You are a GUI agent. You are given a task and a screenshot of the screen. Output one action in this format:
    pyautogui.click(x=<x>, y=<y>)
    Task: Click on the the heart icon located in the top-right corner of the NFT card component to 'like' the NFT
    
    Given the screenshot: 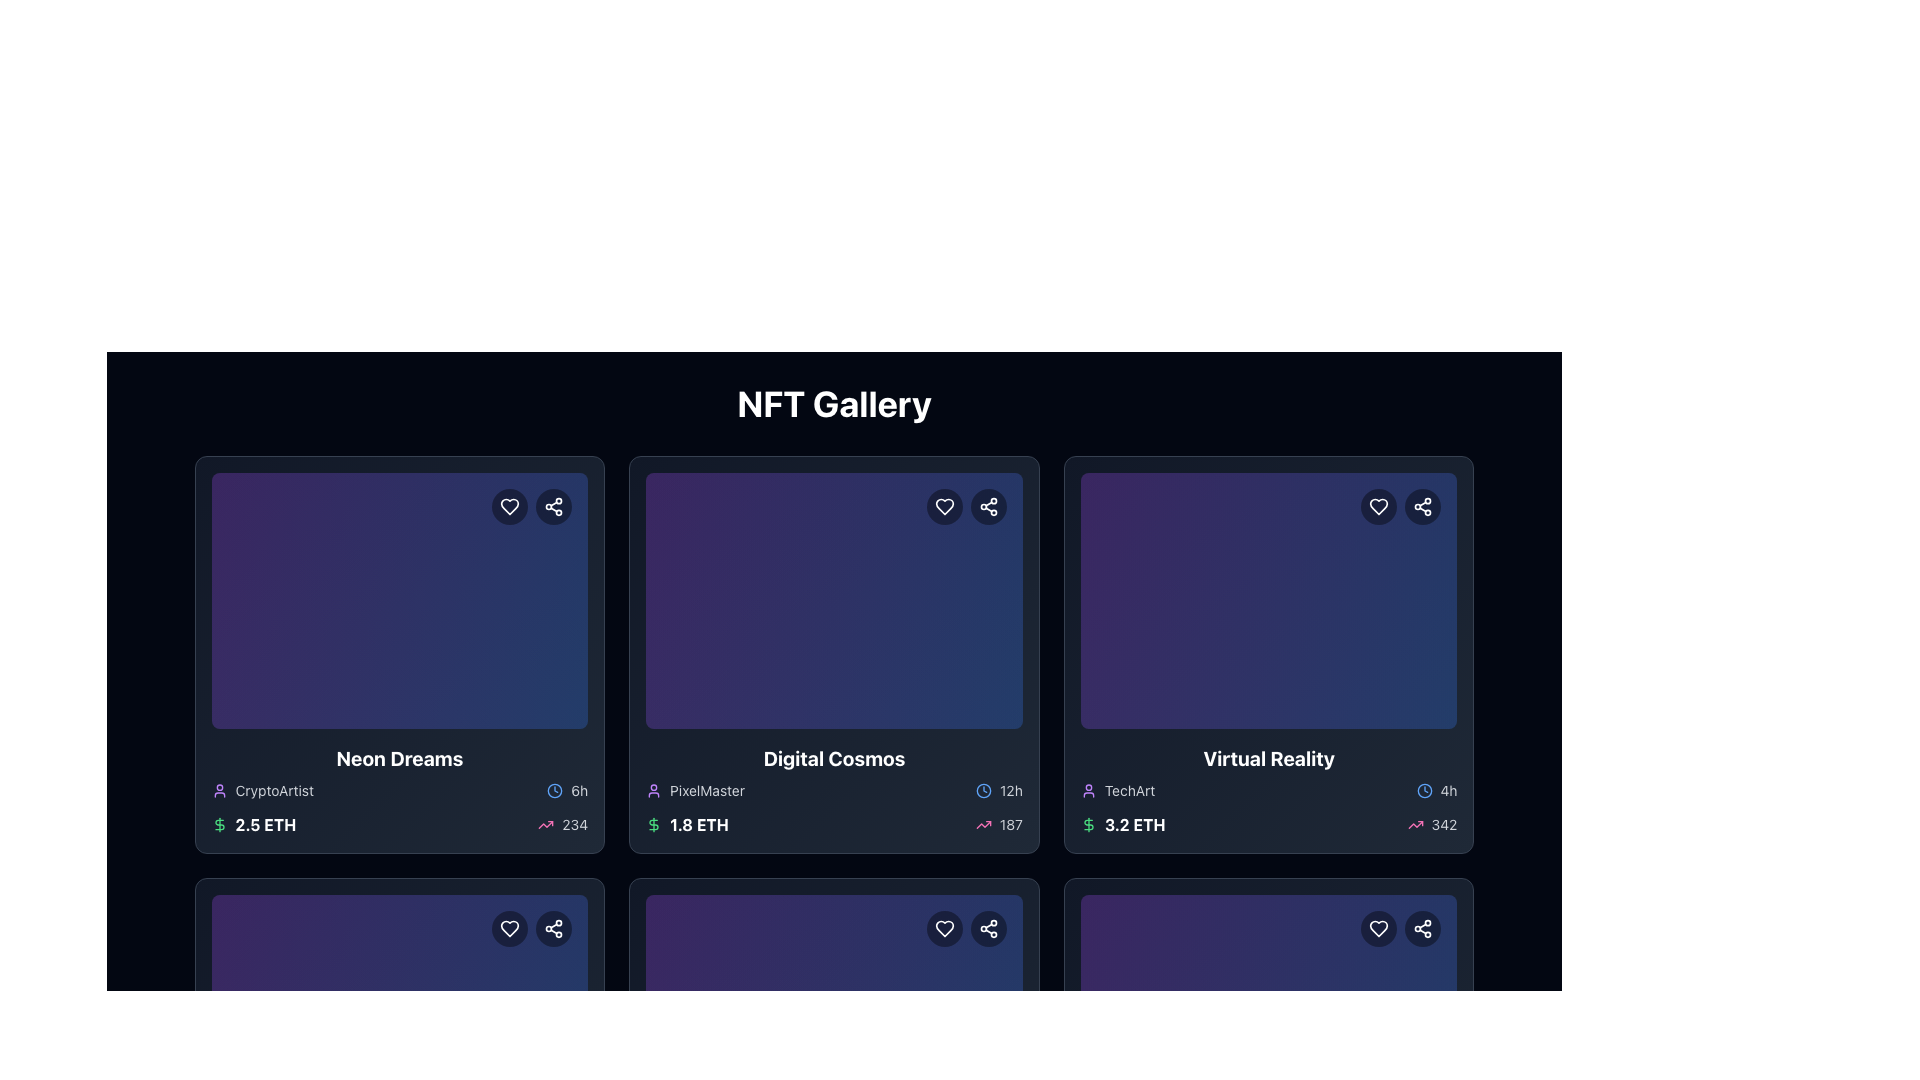 What is the action you would take?
    pyautogui.click(x=510, y=929)
    